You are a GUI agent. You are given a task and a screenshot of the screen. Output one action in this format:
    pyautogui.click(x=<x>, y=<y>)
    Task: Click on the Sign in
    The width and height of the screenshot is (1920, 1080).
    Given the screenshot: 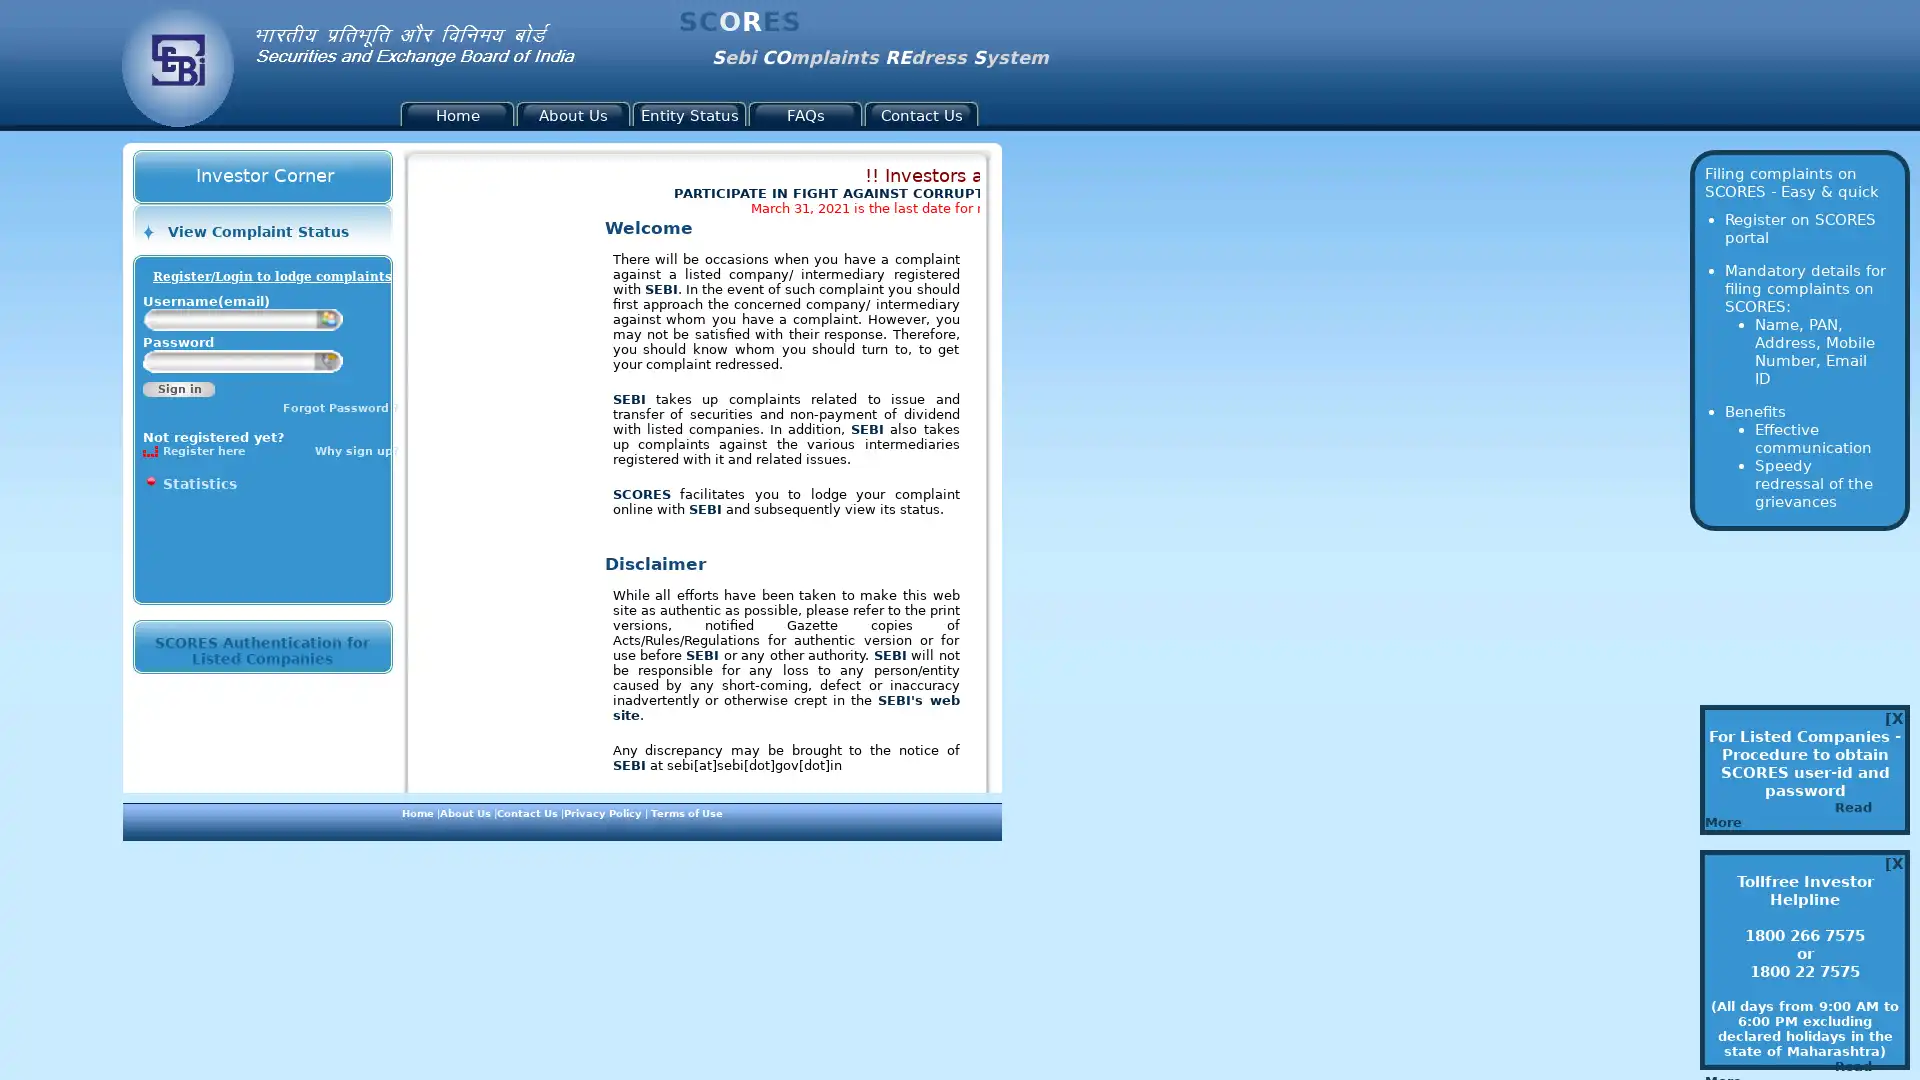 What is the action you would take?
    pyautogui.click(x=179, y=390)
    